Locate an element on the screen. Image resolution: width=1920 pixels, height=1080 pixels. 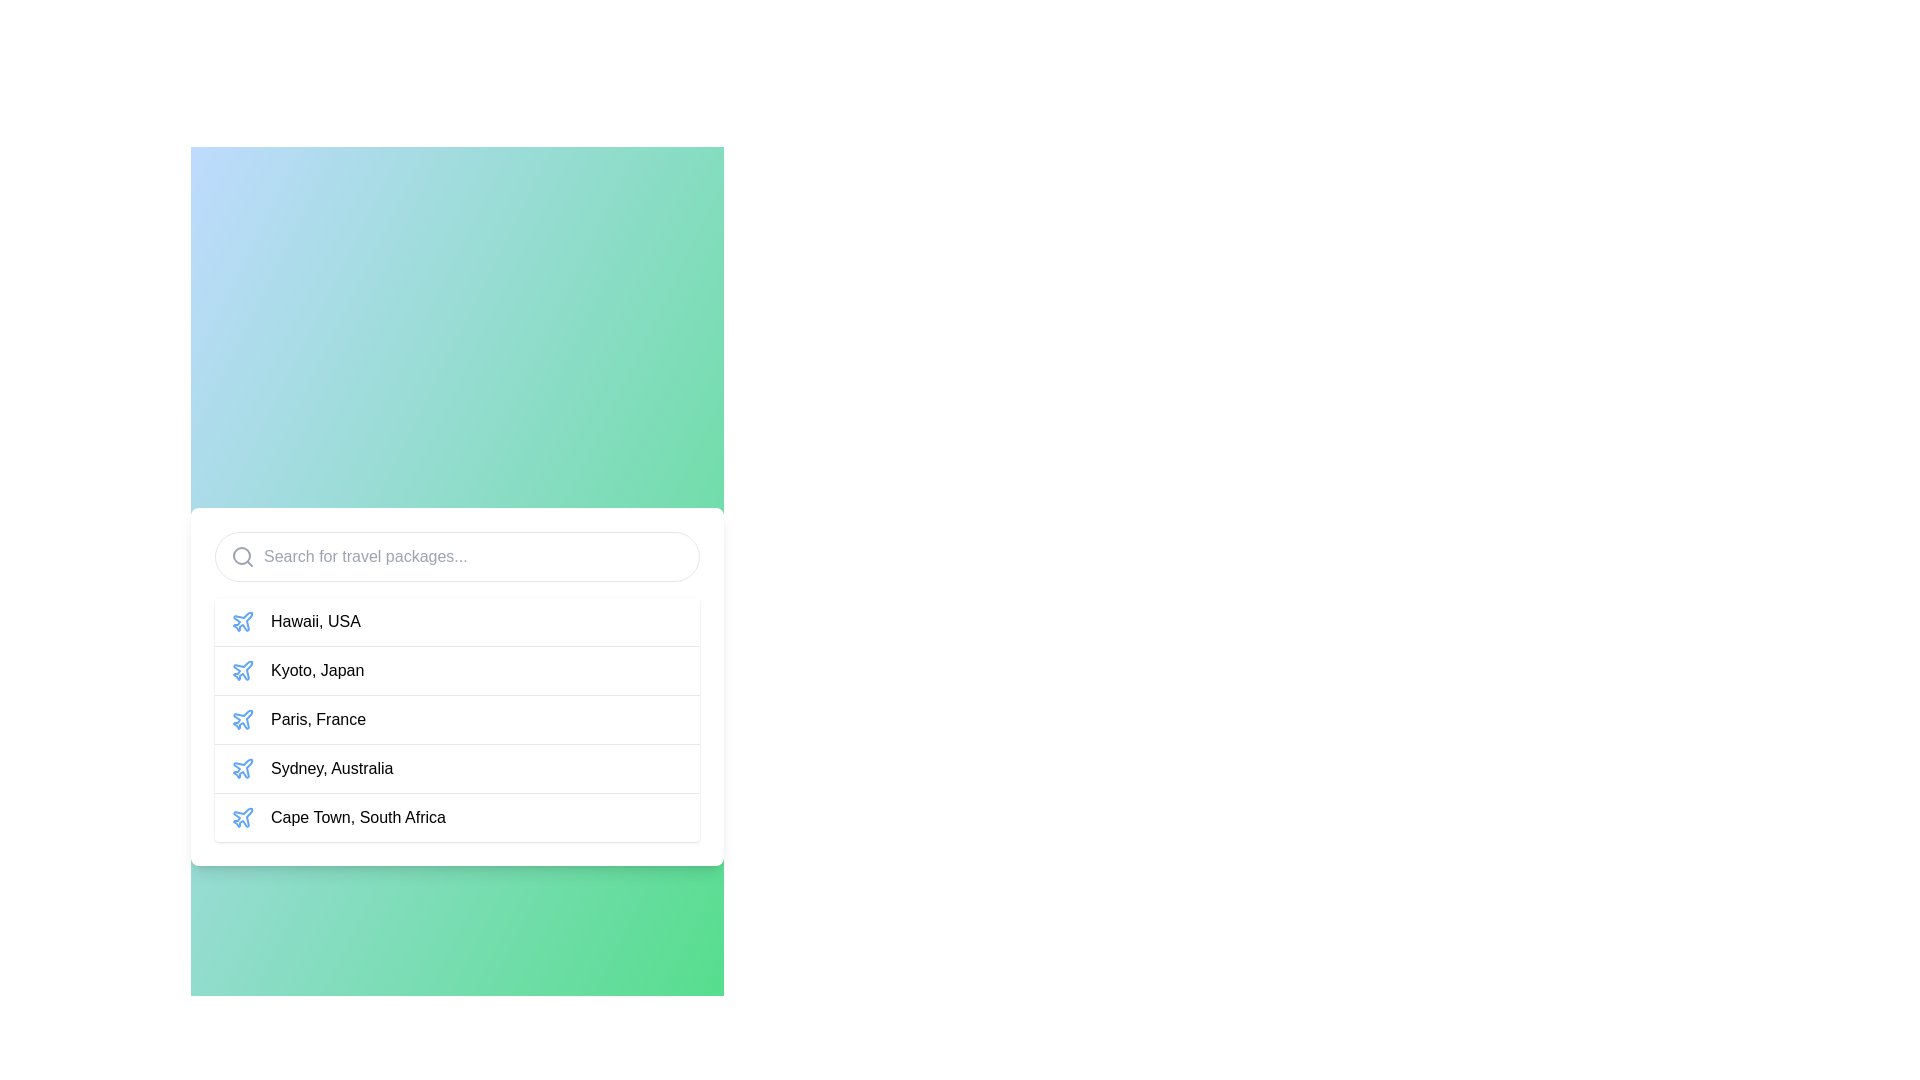
the blue airplane icon located next to the text 'Paris, France', which is the third item in the destination list is located at coordinates (242, 718).